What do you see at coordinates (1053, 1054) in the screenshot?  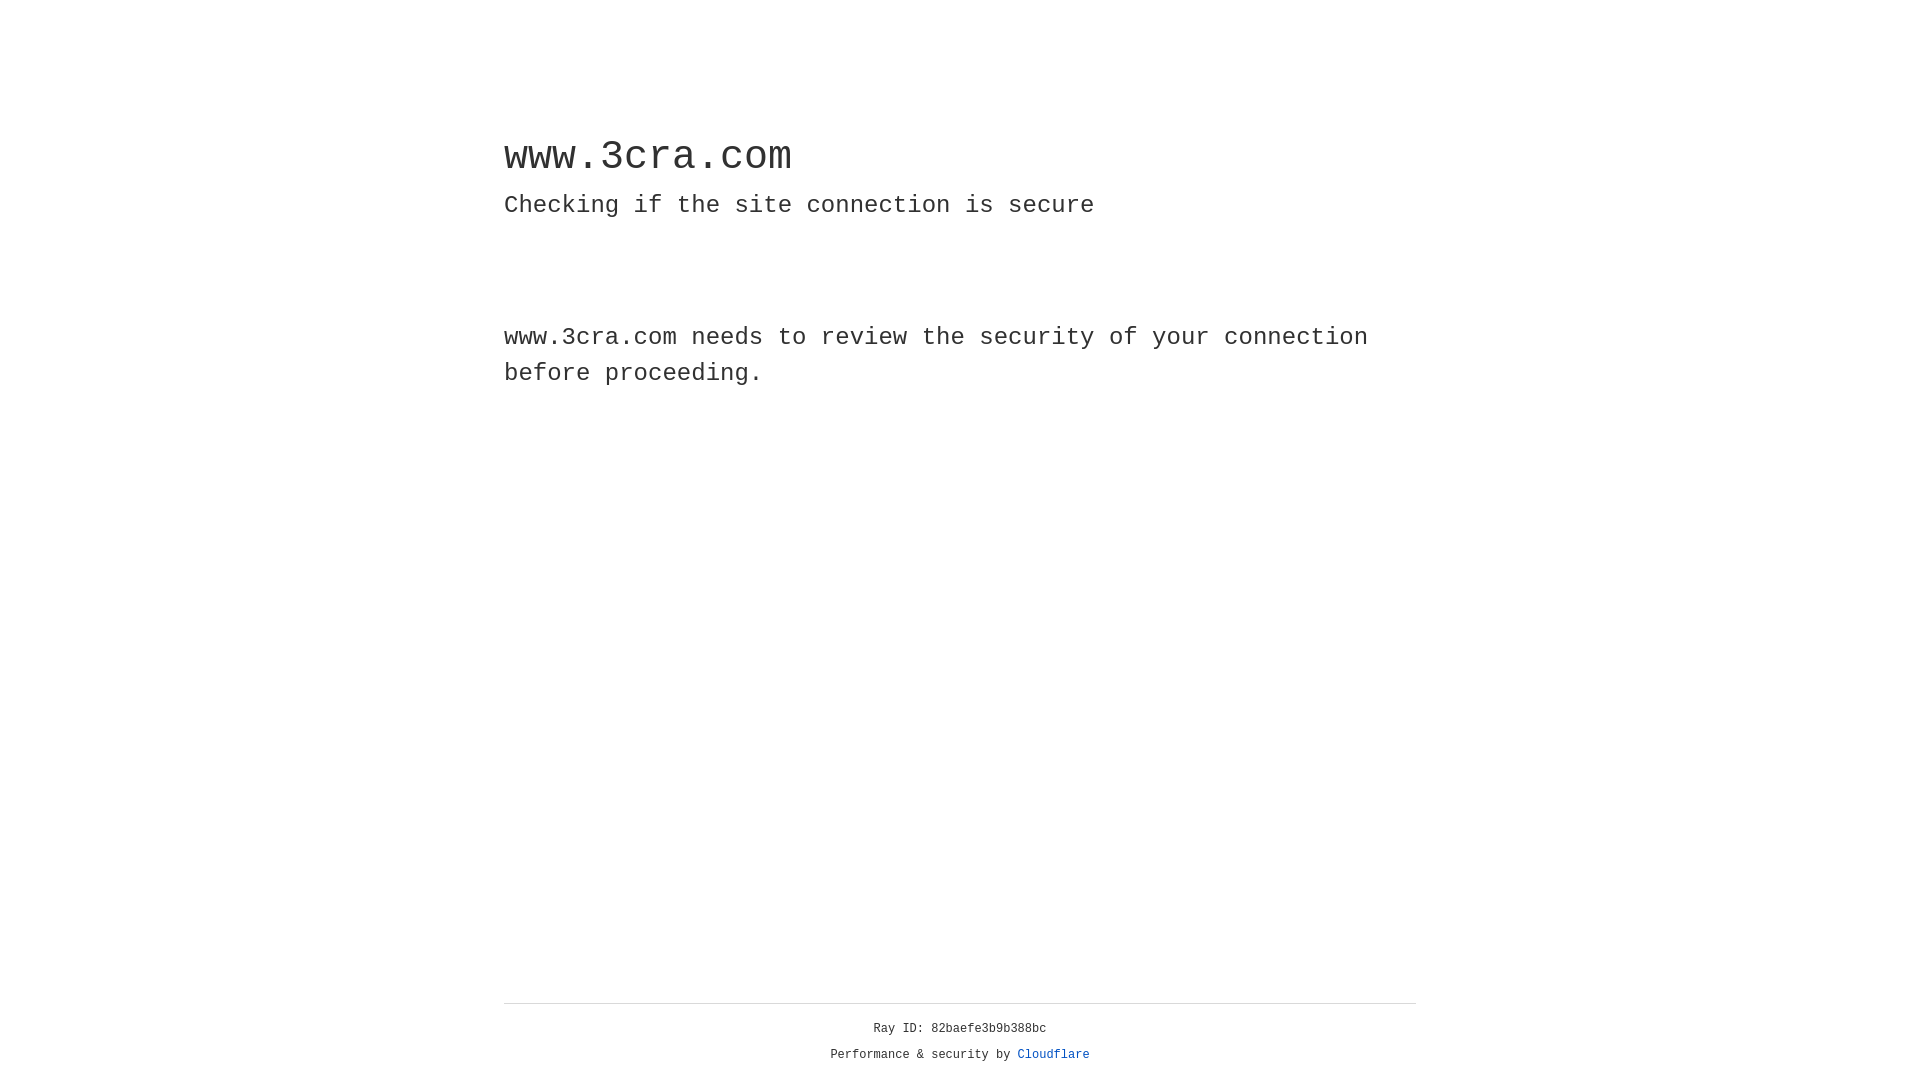 I see `'Cloudflare'` at bounding box center [1053, 1054].